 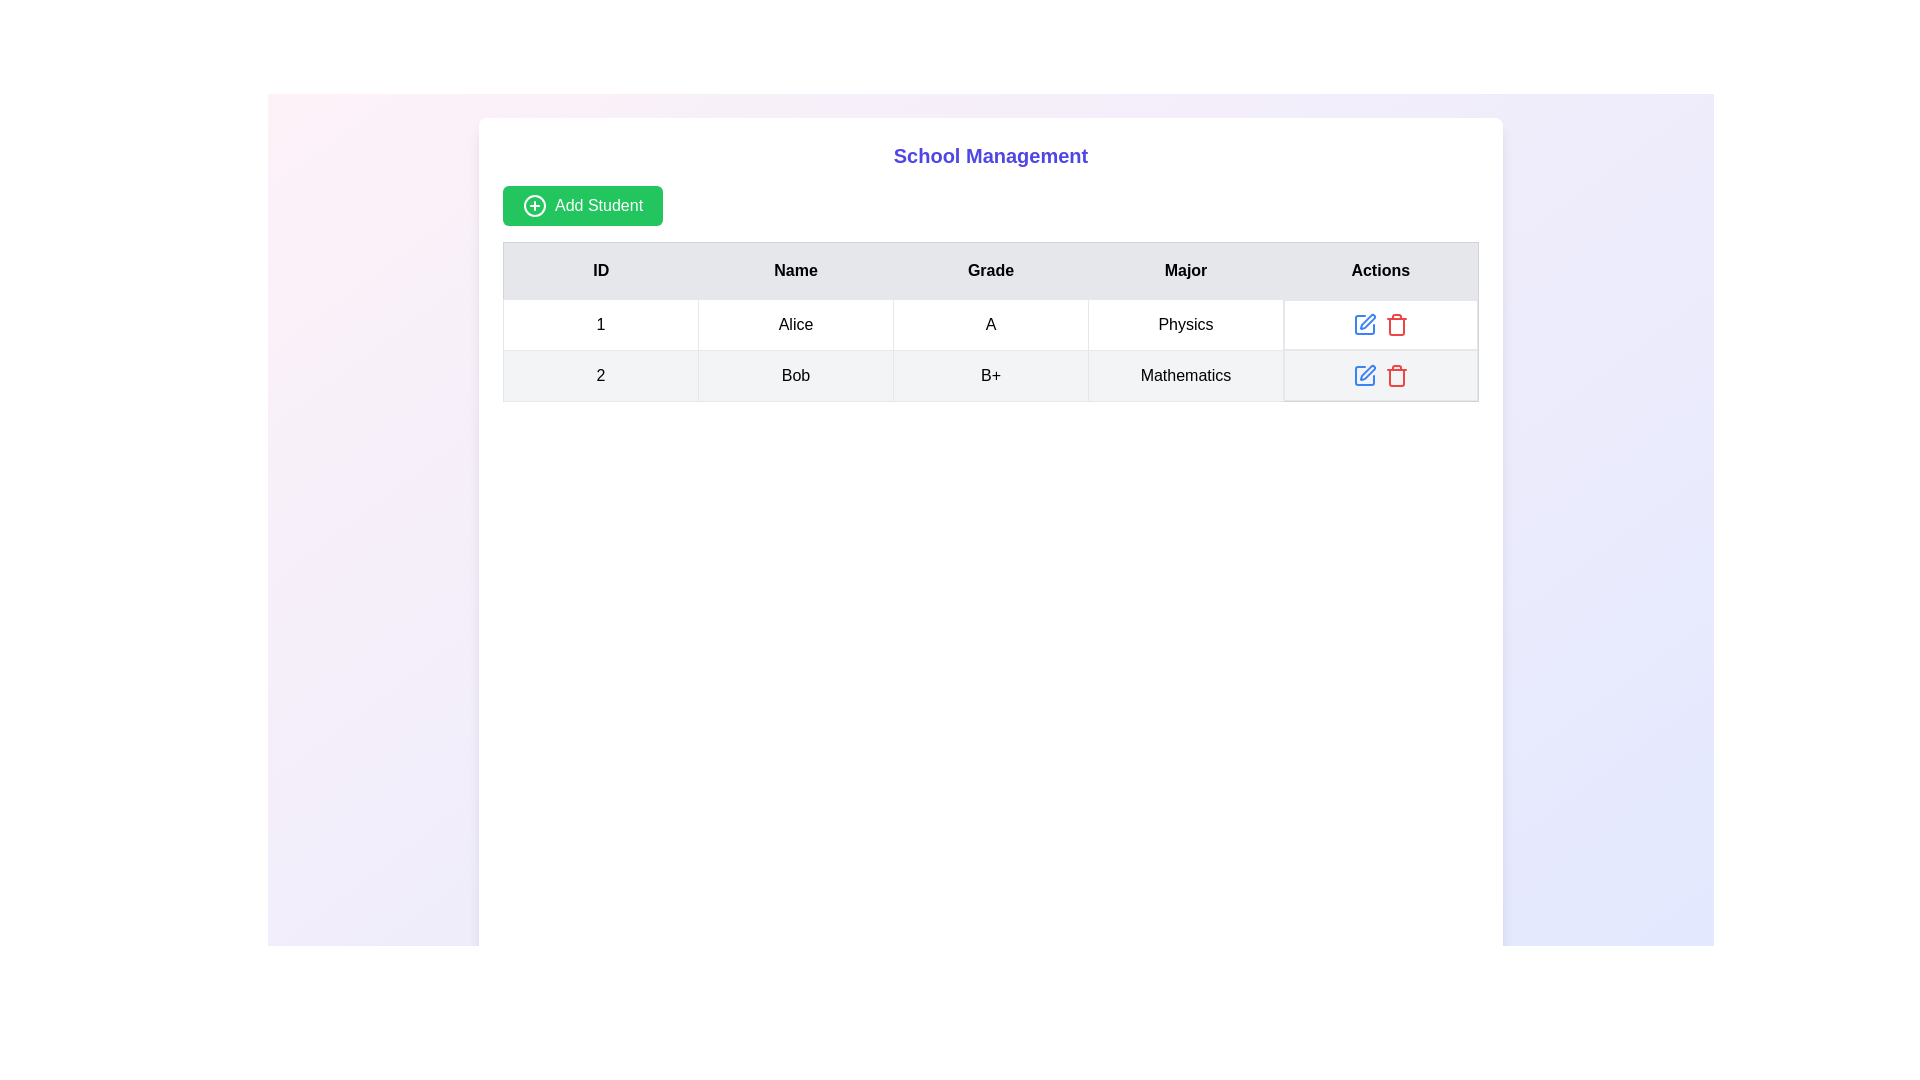 What do you see at coordinates (795, 374) in the screenshot?
I see `the table cell containing the text 'Bob', which is styled with padding and a border, located as the second cell in the second row under the 'Name' column` at bounding box center [795, 374].